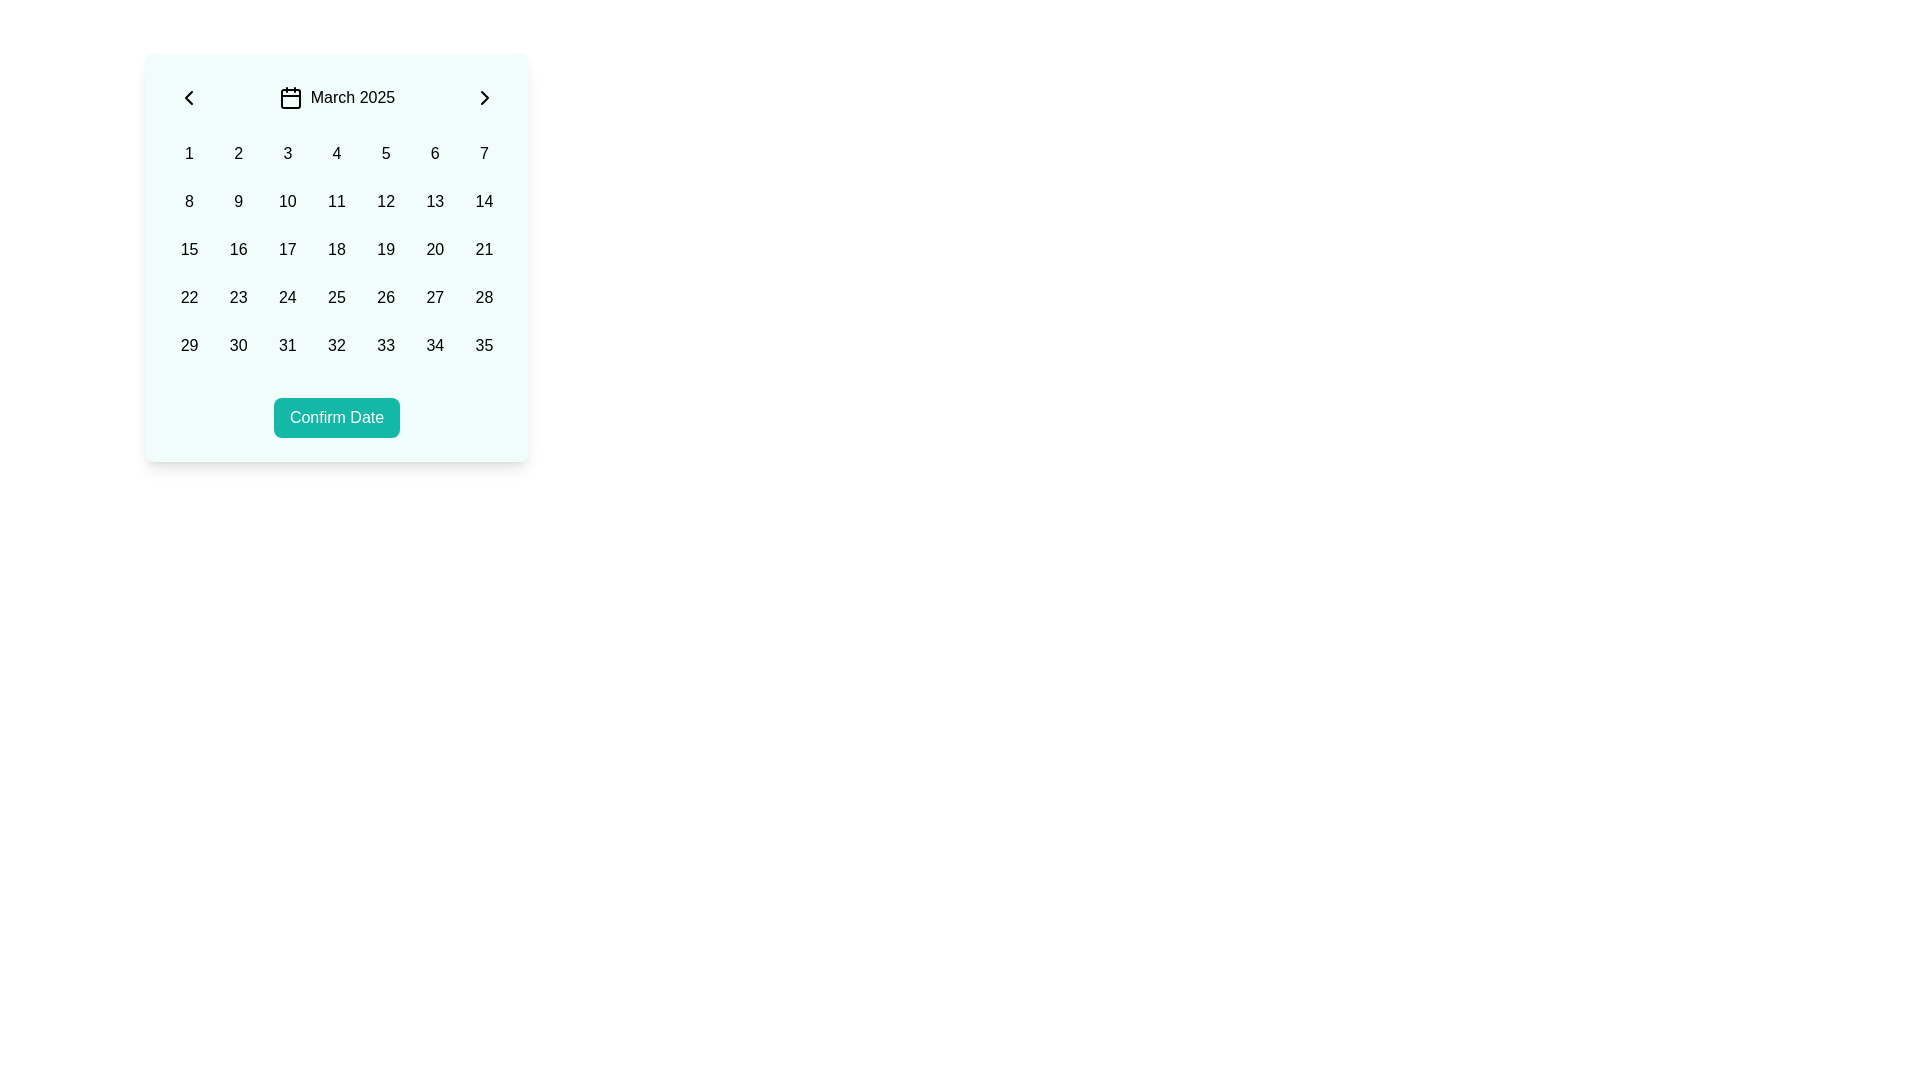 Image resolution: width=1920 pixels, height=1080 pixels. What do you see at coordinates (434, 345) in the screenshot?
I see `the button representing the date '34' in the calendar interface` at bounding box center [434, 345].